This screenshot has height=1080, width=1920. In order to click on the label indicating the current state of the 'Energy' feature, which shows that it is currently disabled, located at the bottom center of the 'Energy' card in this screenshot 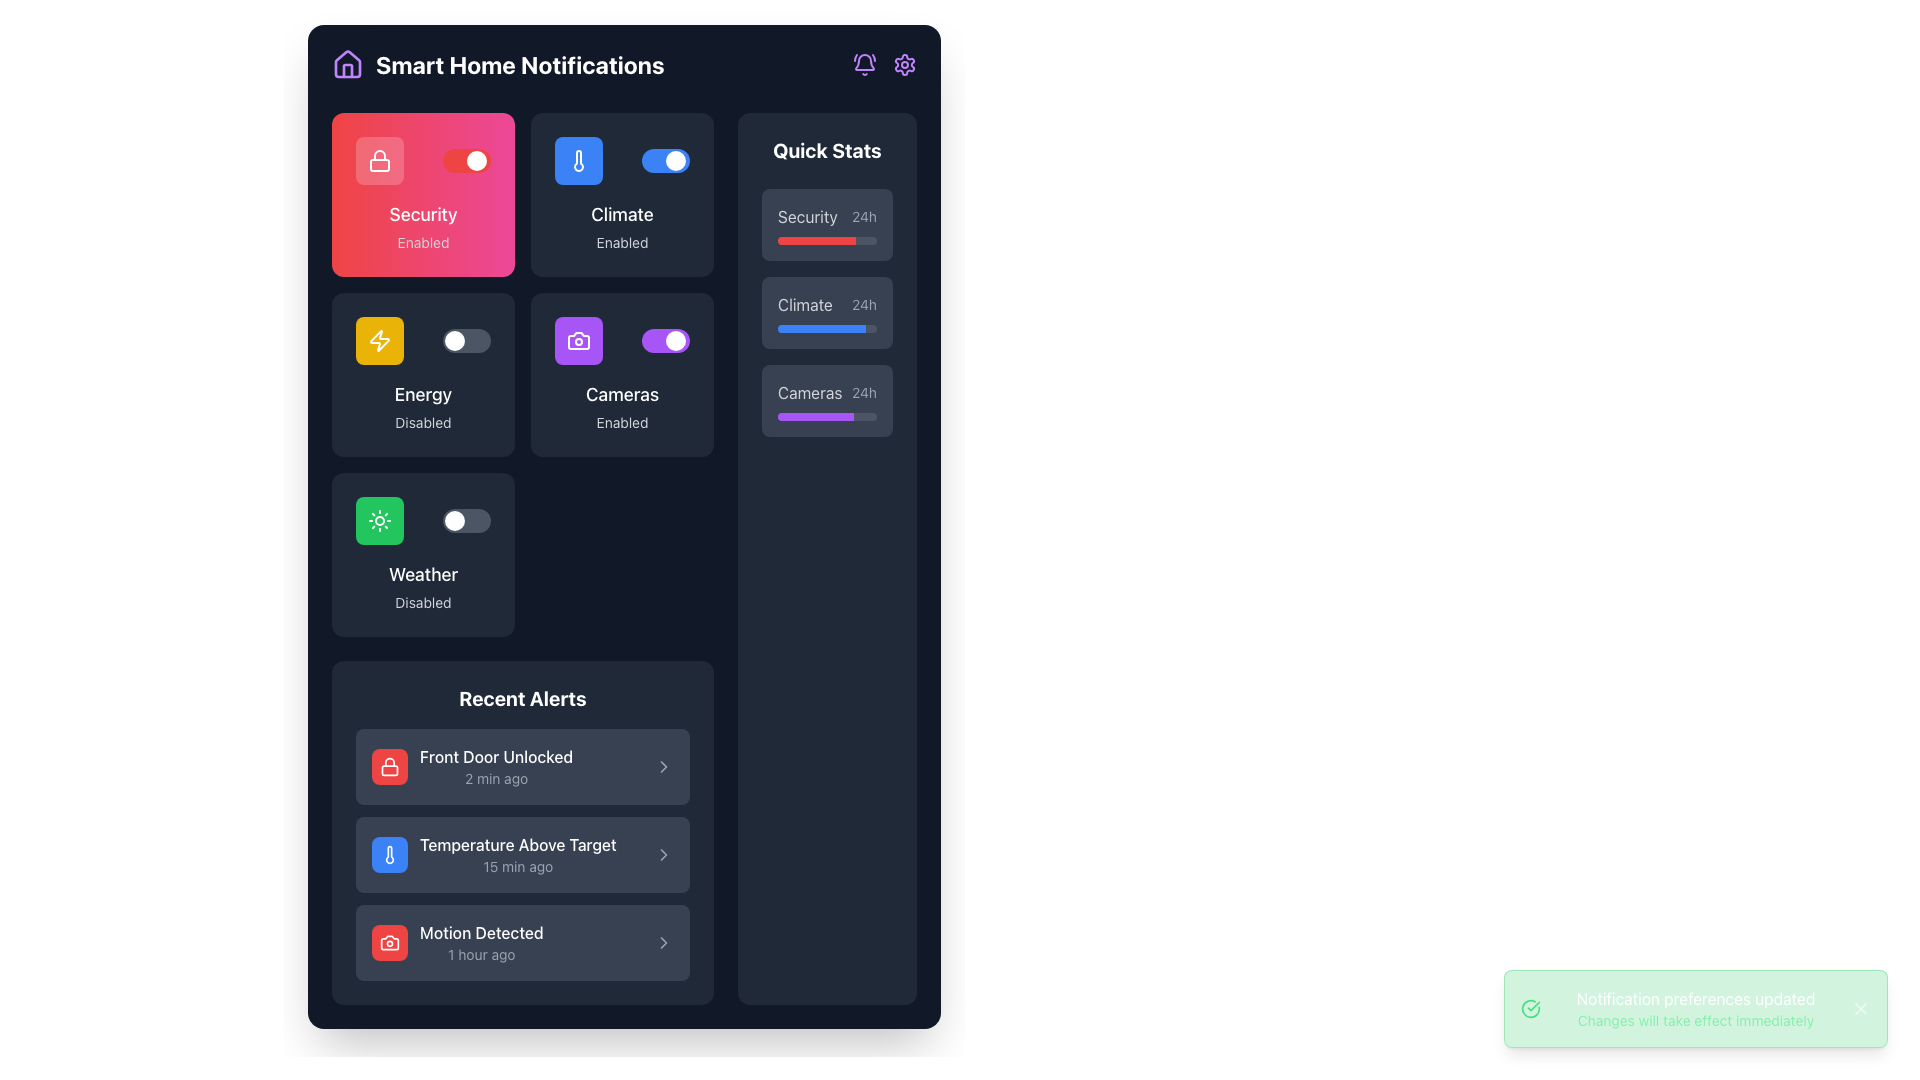, I will do `click(422, 422)`.